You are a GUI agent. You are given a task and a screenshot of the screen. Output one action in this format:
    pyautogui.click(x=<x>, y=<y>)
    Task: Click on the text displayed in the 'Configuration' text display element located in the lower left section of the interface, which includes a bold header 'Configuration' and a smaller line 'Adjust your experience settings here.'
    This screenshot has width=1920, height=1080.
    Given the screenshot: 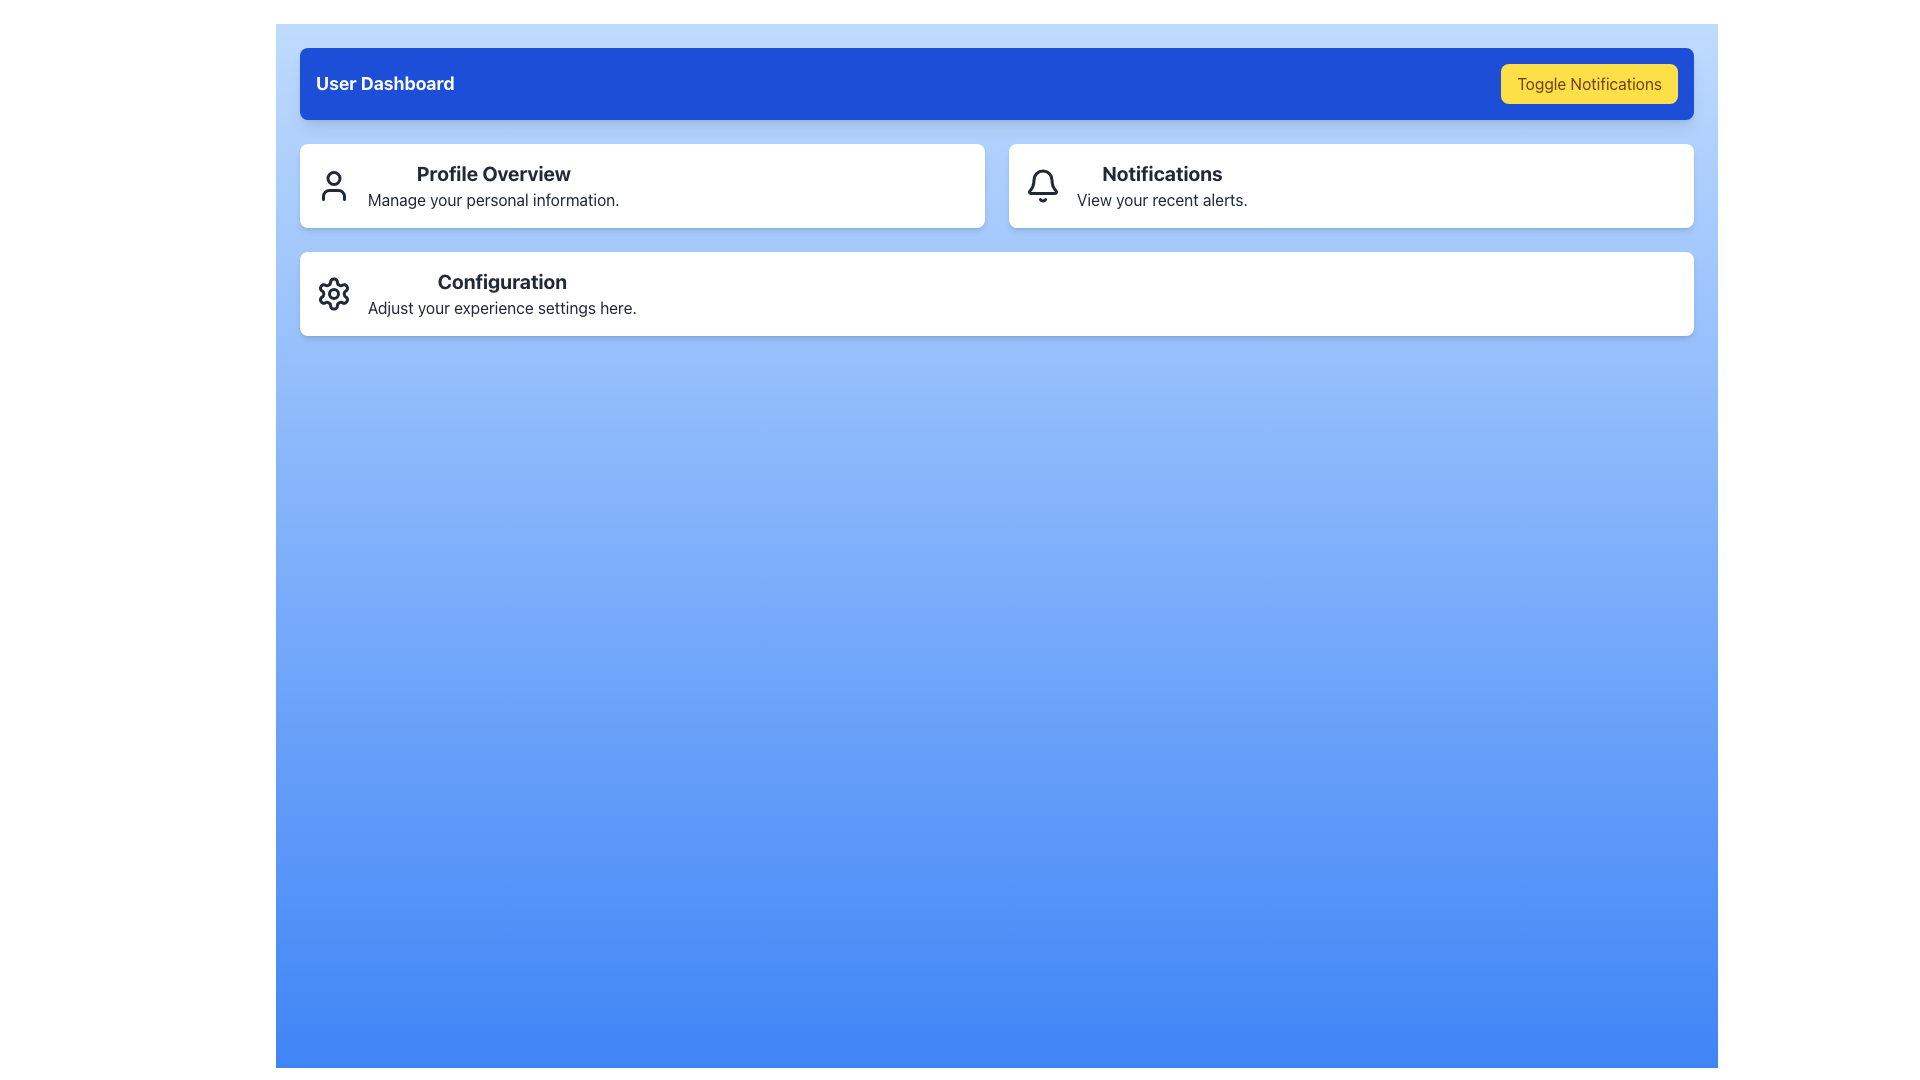 What is the action you would take?
    pyautogui.click(x=502, y=293)
    